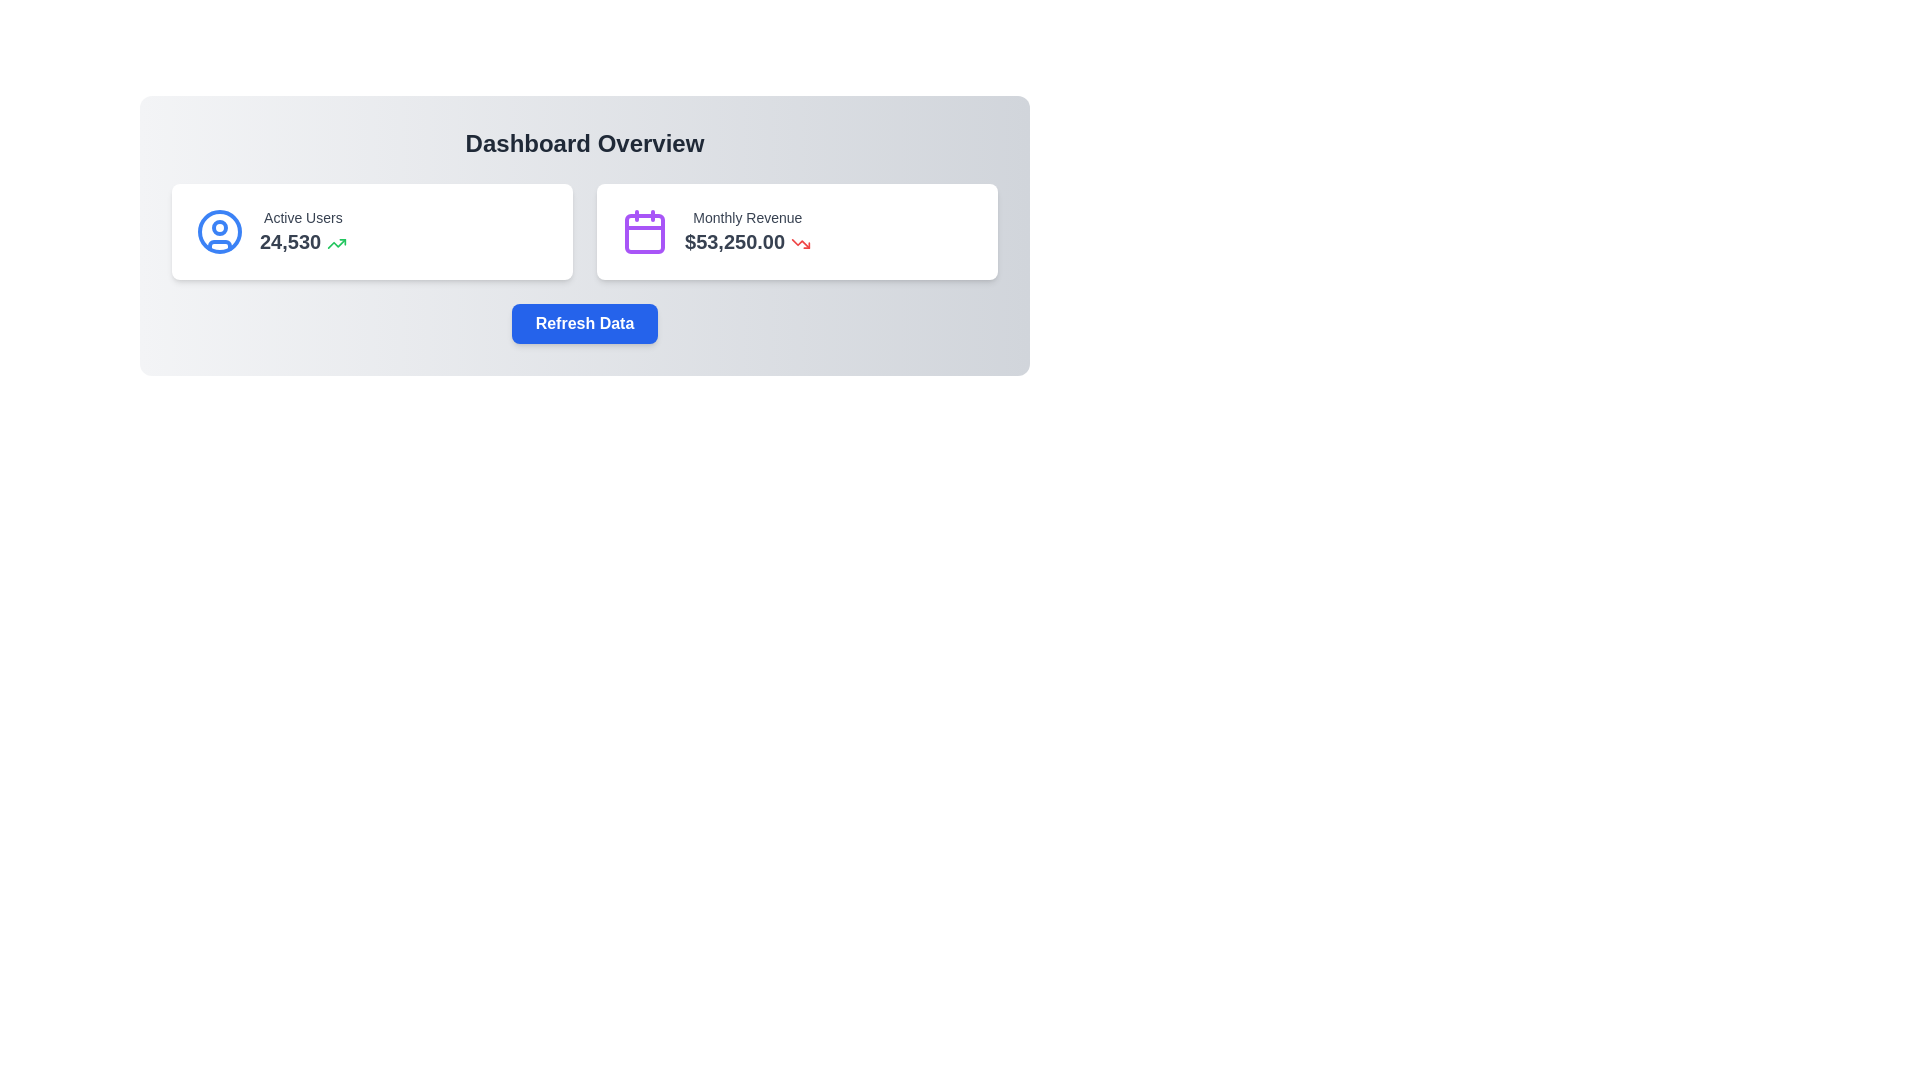 This screenshot has width=1920, height=1080. What do you see at coordinates (220, 226) in the screenshot?
I see `the small blue circular shape located at the top center of the user avatar icon in the 'Active Users' section` at bounding box center [220, 226].